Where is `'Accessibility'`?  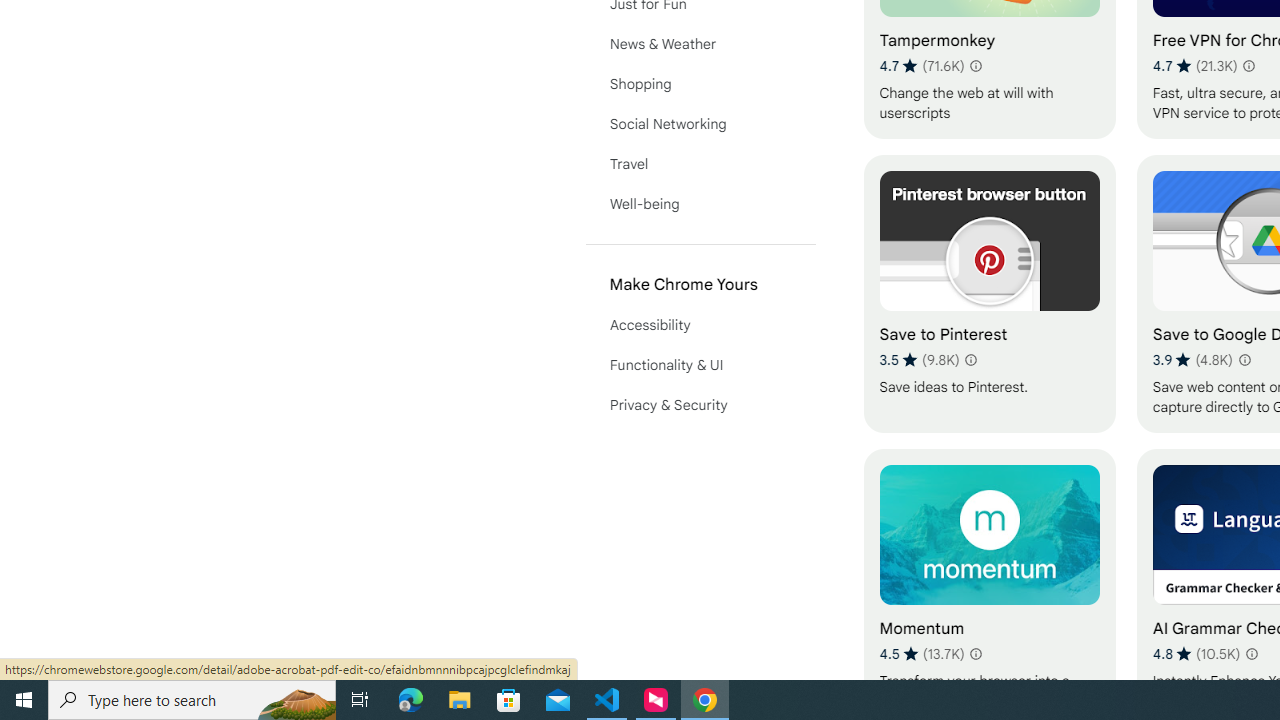 'Accessibility' is located at coordinates (700, 324).